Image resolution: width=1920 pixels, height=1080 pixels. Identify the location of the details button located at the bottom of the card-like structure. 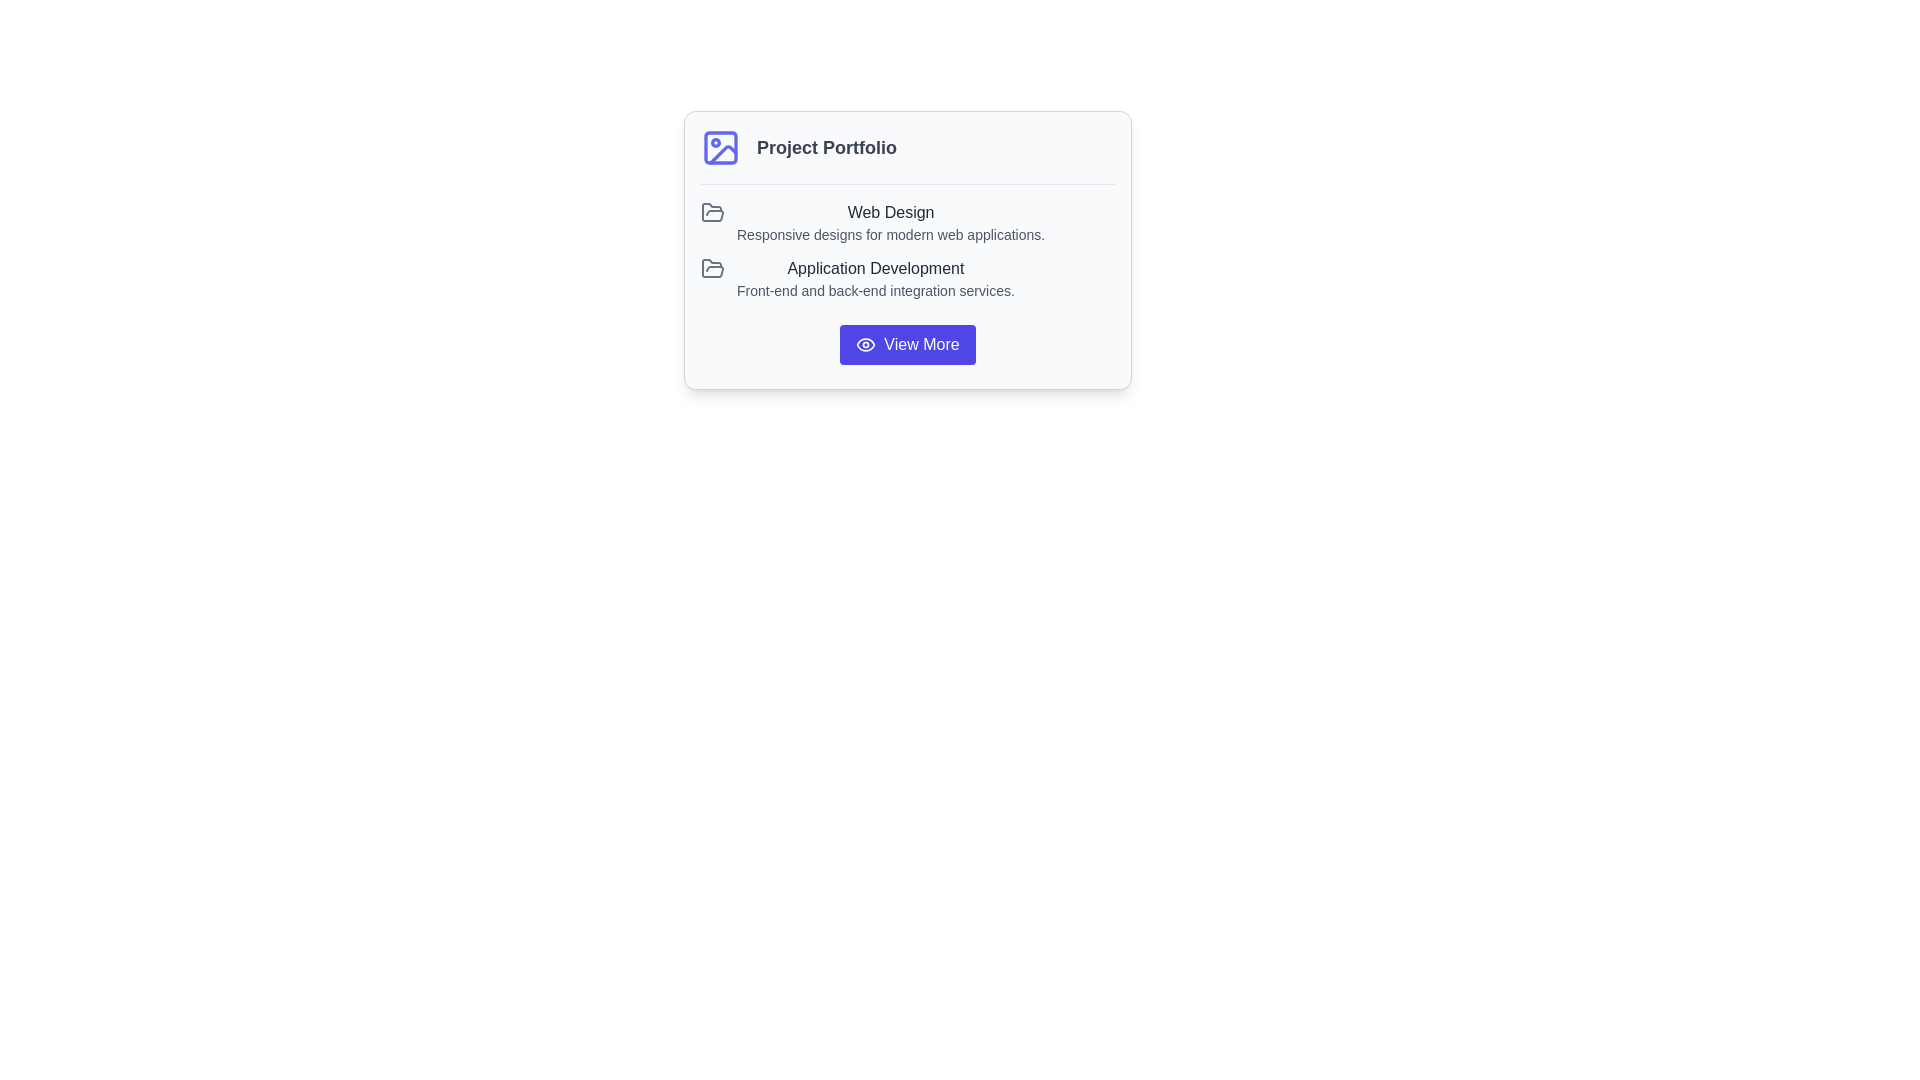
(906, 343).